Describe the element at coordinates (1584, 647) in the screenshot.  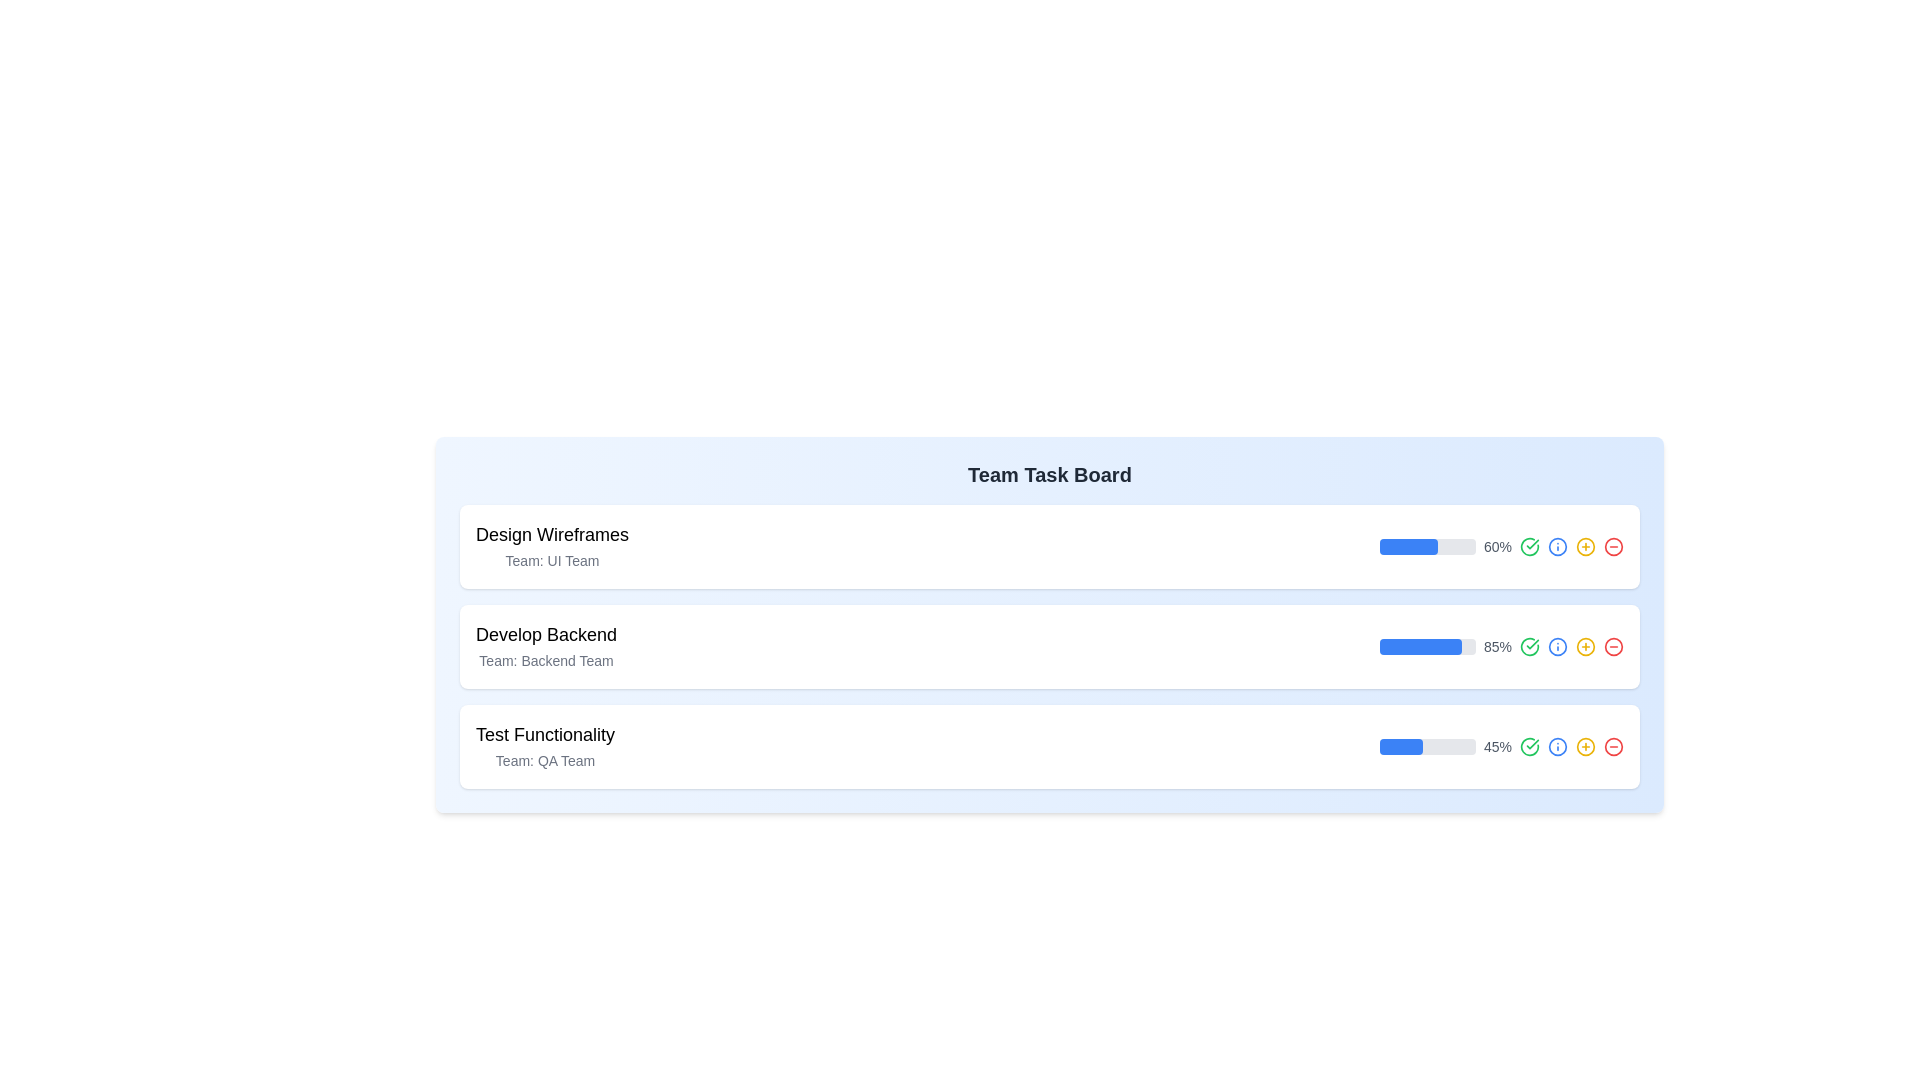
I see `the circular icon button located to the right of the progress bar in the second task's row on the 'Team Task Board'` at that location.